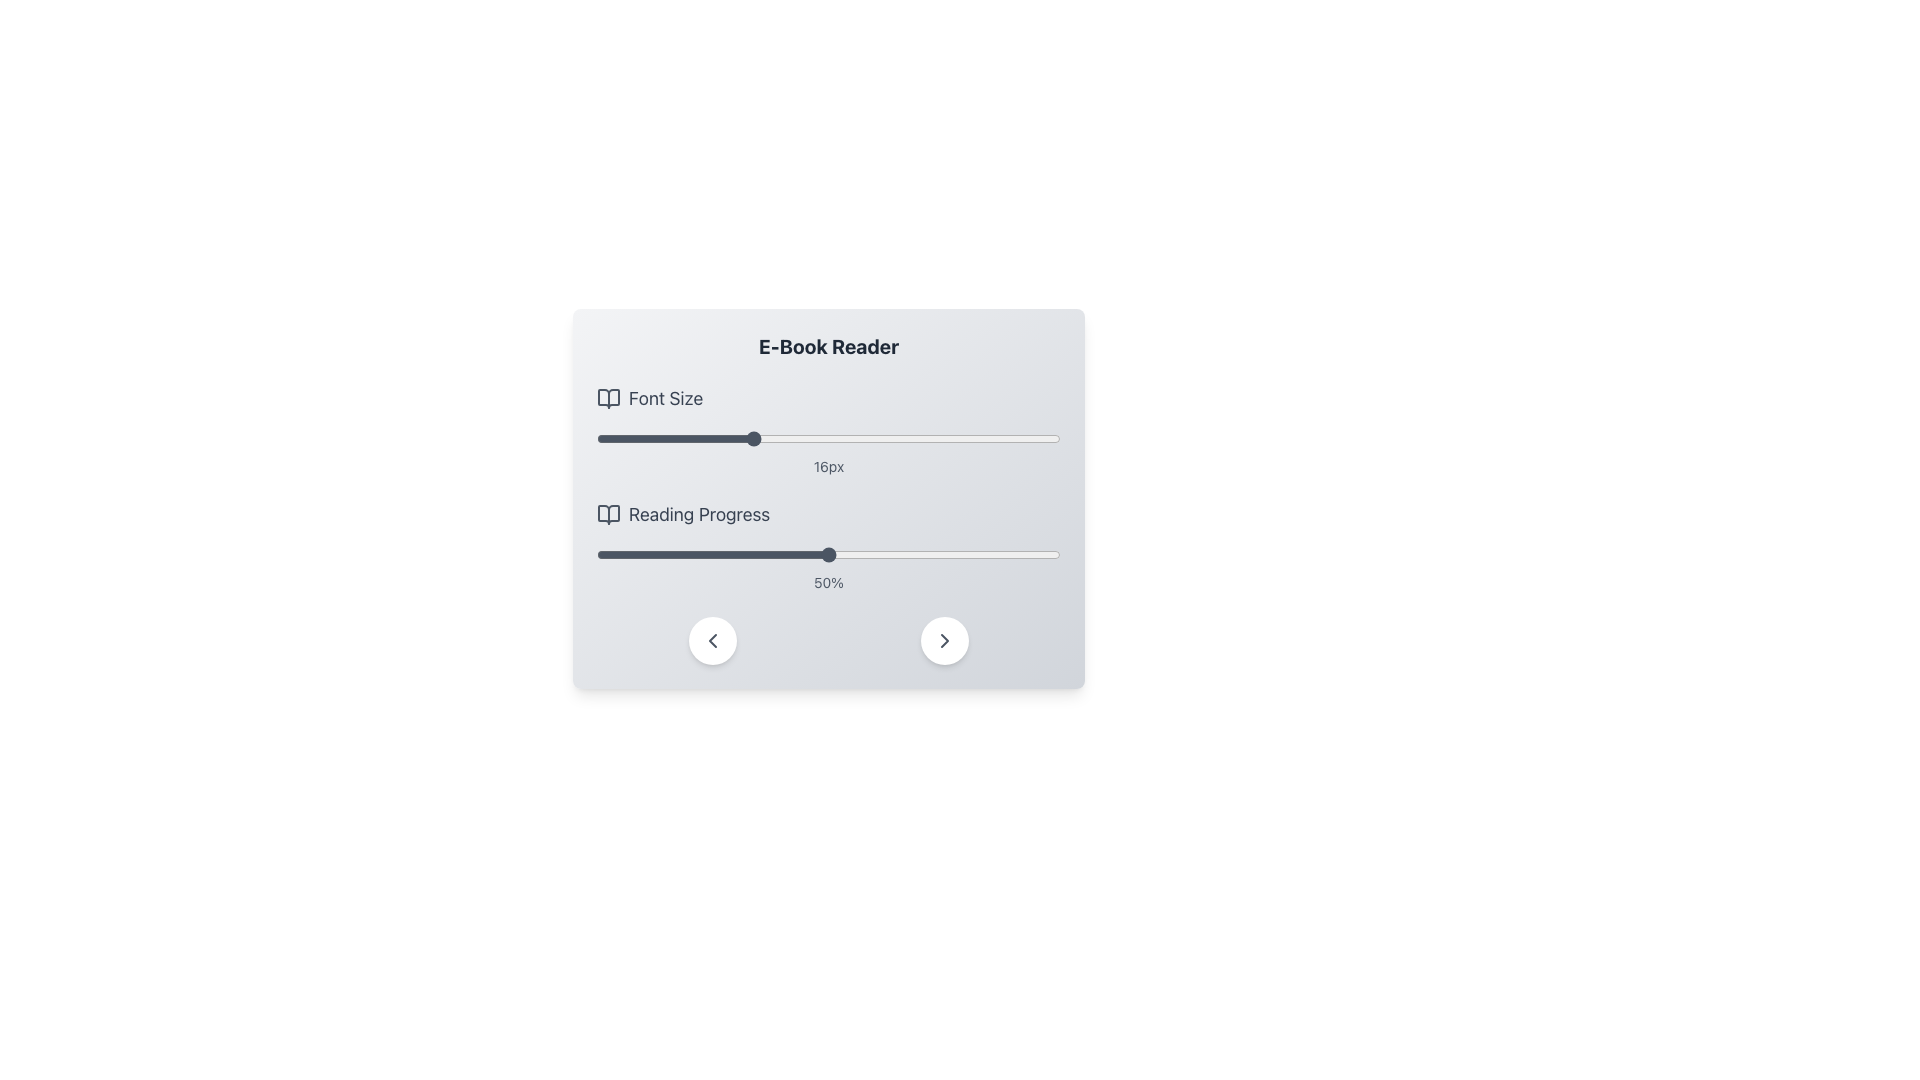 This screenshot has width=1920, height=1080. Describe the element at coordinates (916, 555) in the screenshot. I see `the reading progress` at that location.